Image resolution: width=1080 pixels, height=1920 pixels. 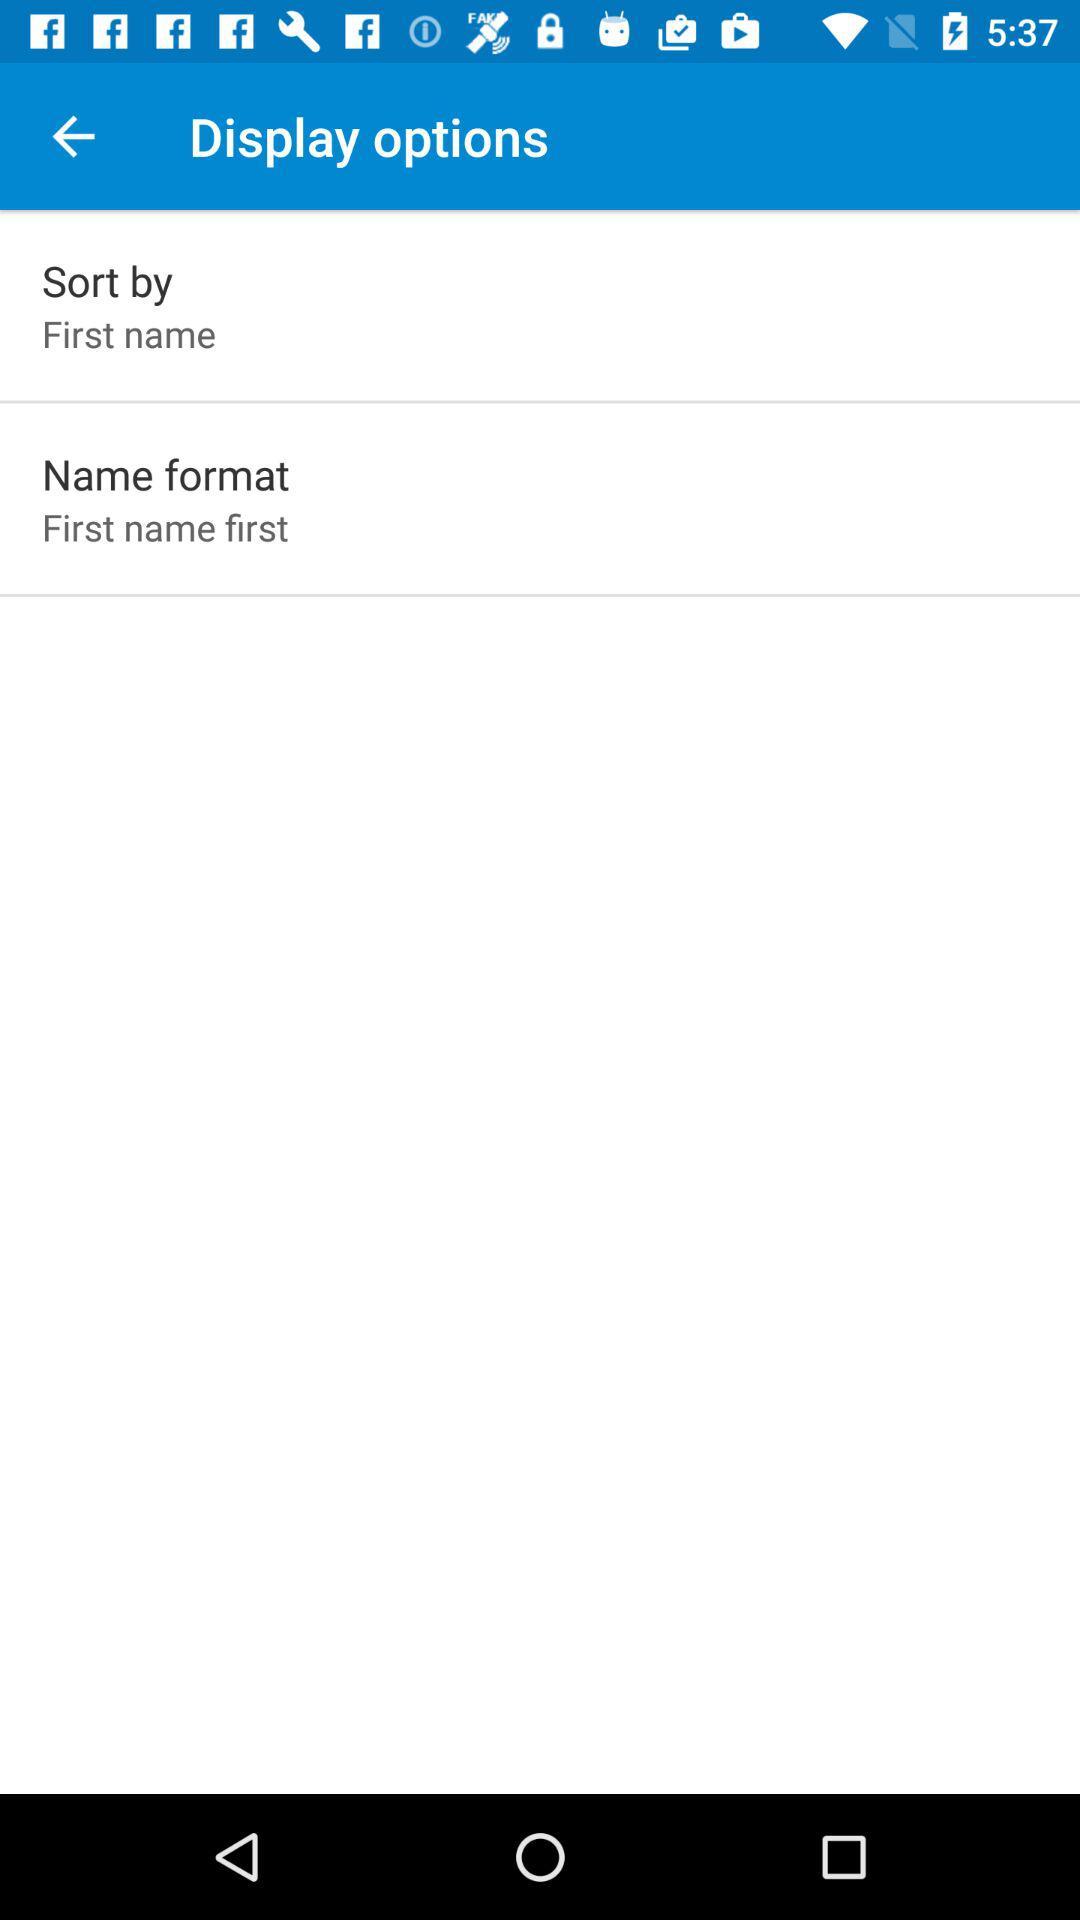 What do you see at coordinates (72, 135) in the screenshot?
I see `the icon to the left of the display options app` at bounding box center [72, 135].